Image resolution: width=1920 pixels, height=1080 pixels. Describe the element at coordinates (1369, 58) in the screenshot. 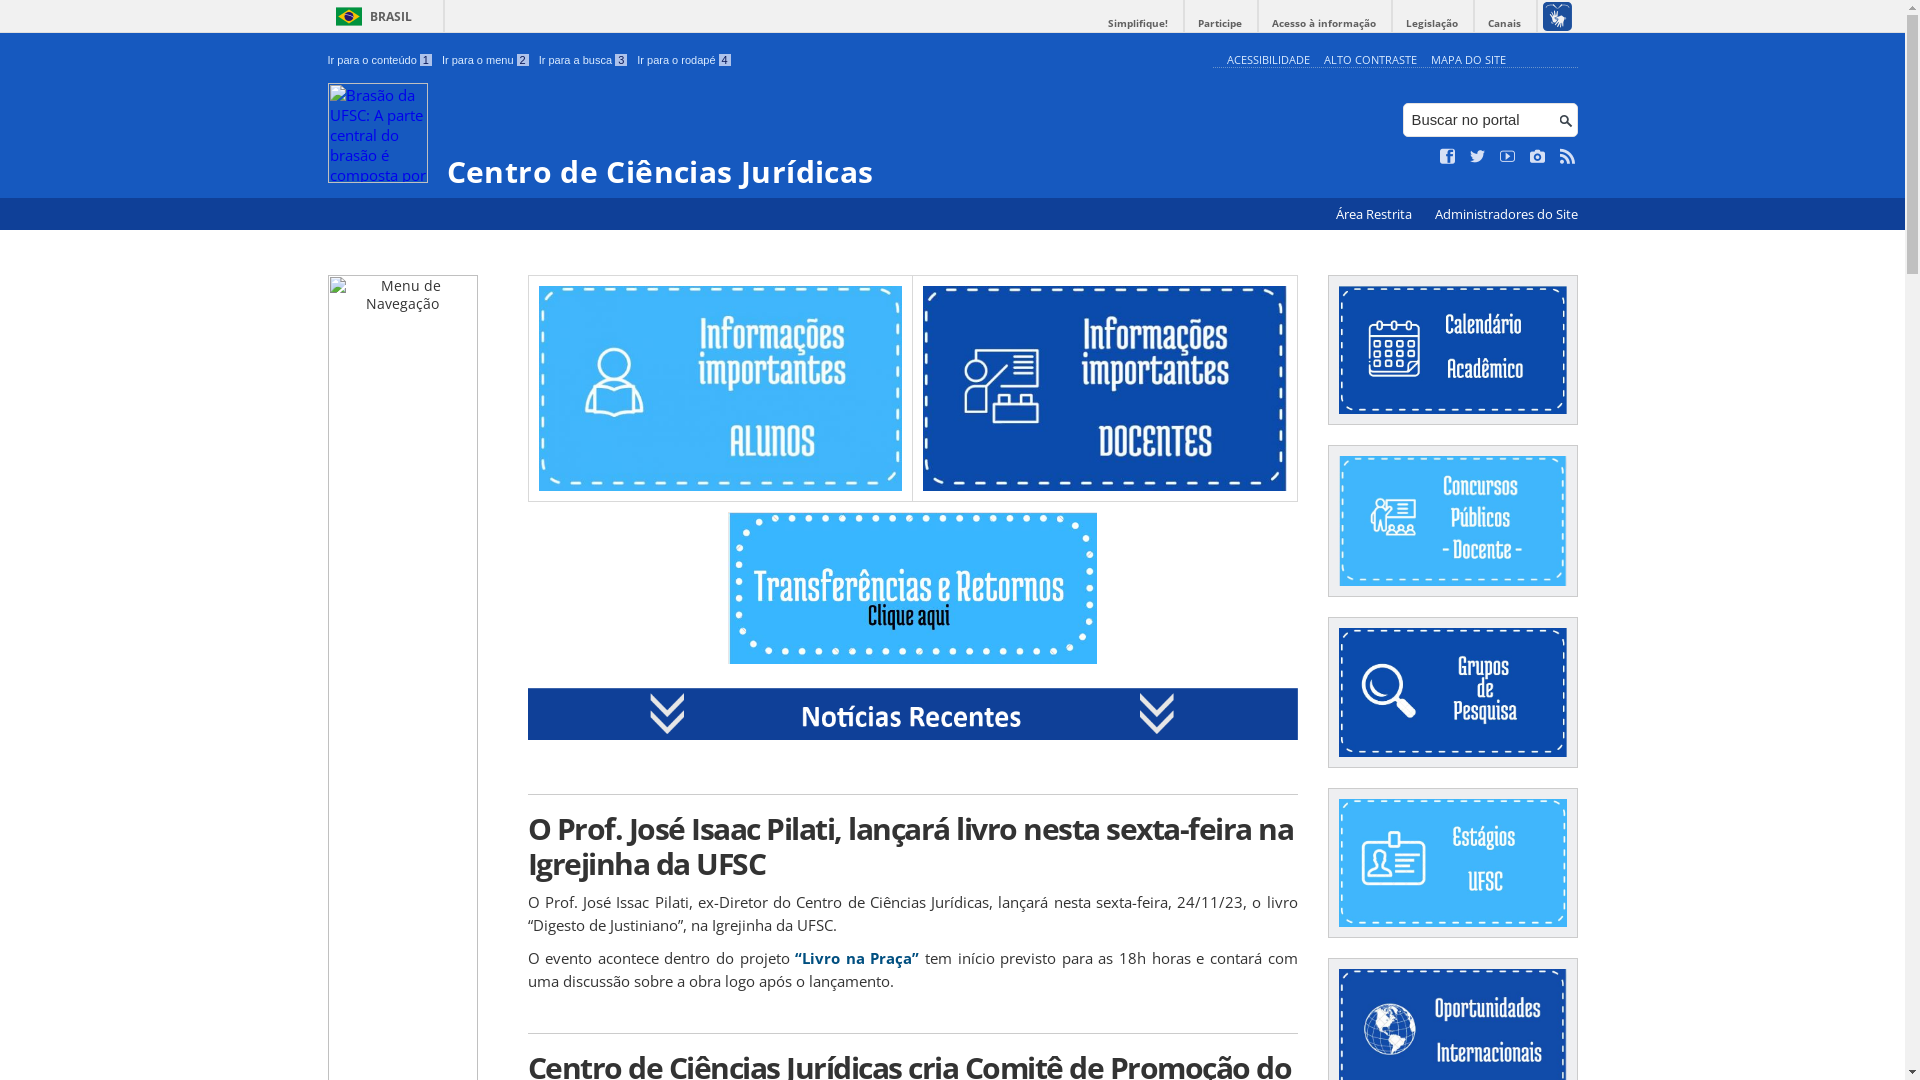

I see `'ALTO CONTRASTE'` at that location.